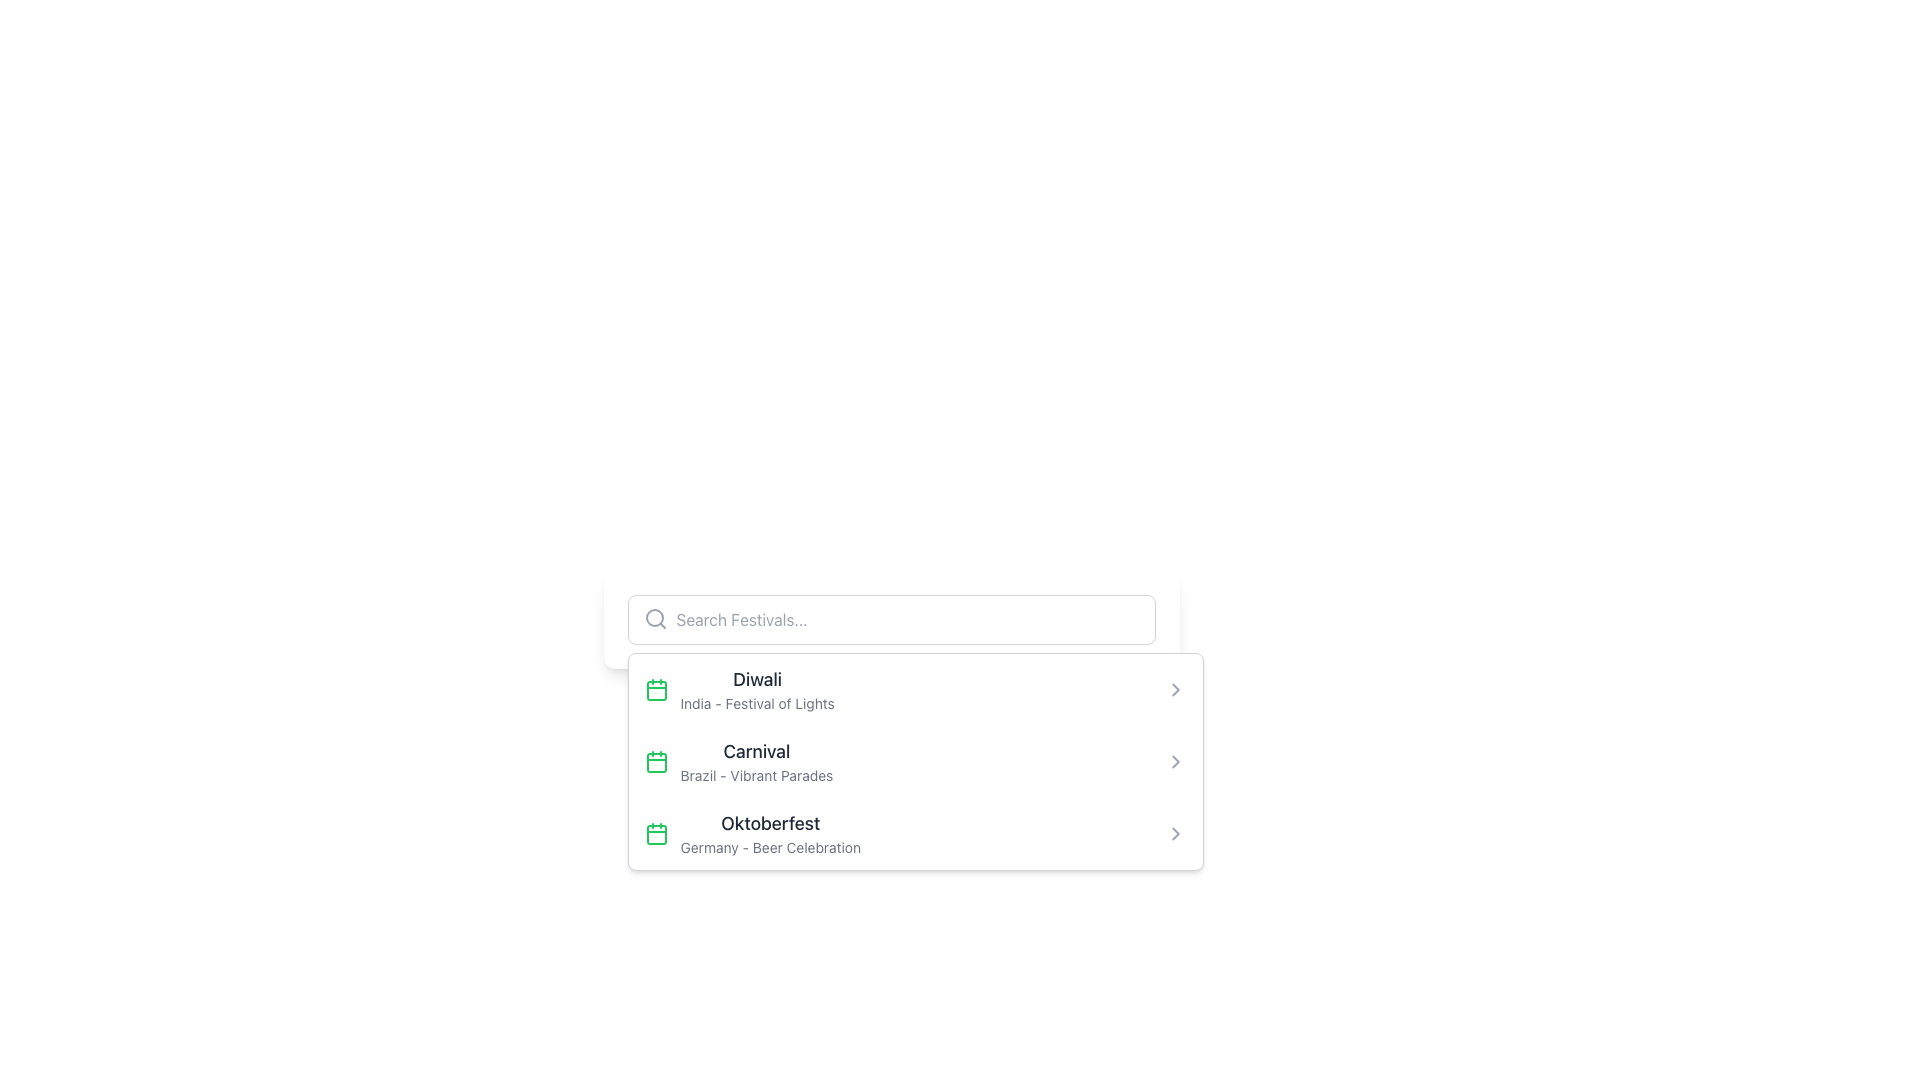  What do you see at coordinates (656, 689) in the screenshot?
I see `the green outline calendar icon located to the left of the text 'Diwali' in the list entry` at bounding box center [656, 689].